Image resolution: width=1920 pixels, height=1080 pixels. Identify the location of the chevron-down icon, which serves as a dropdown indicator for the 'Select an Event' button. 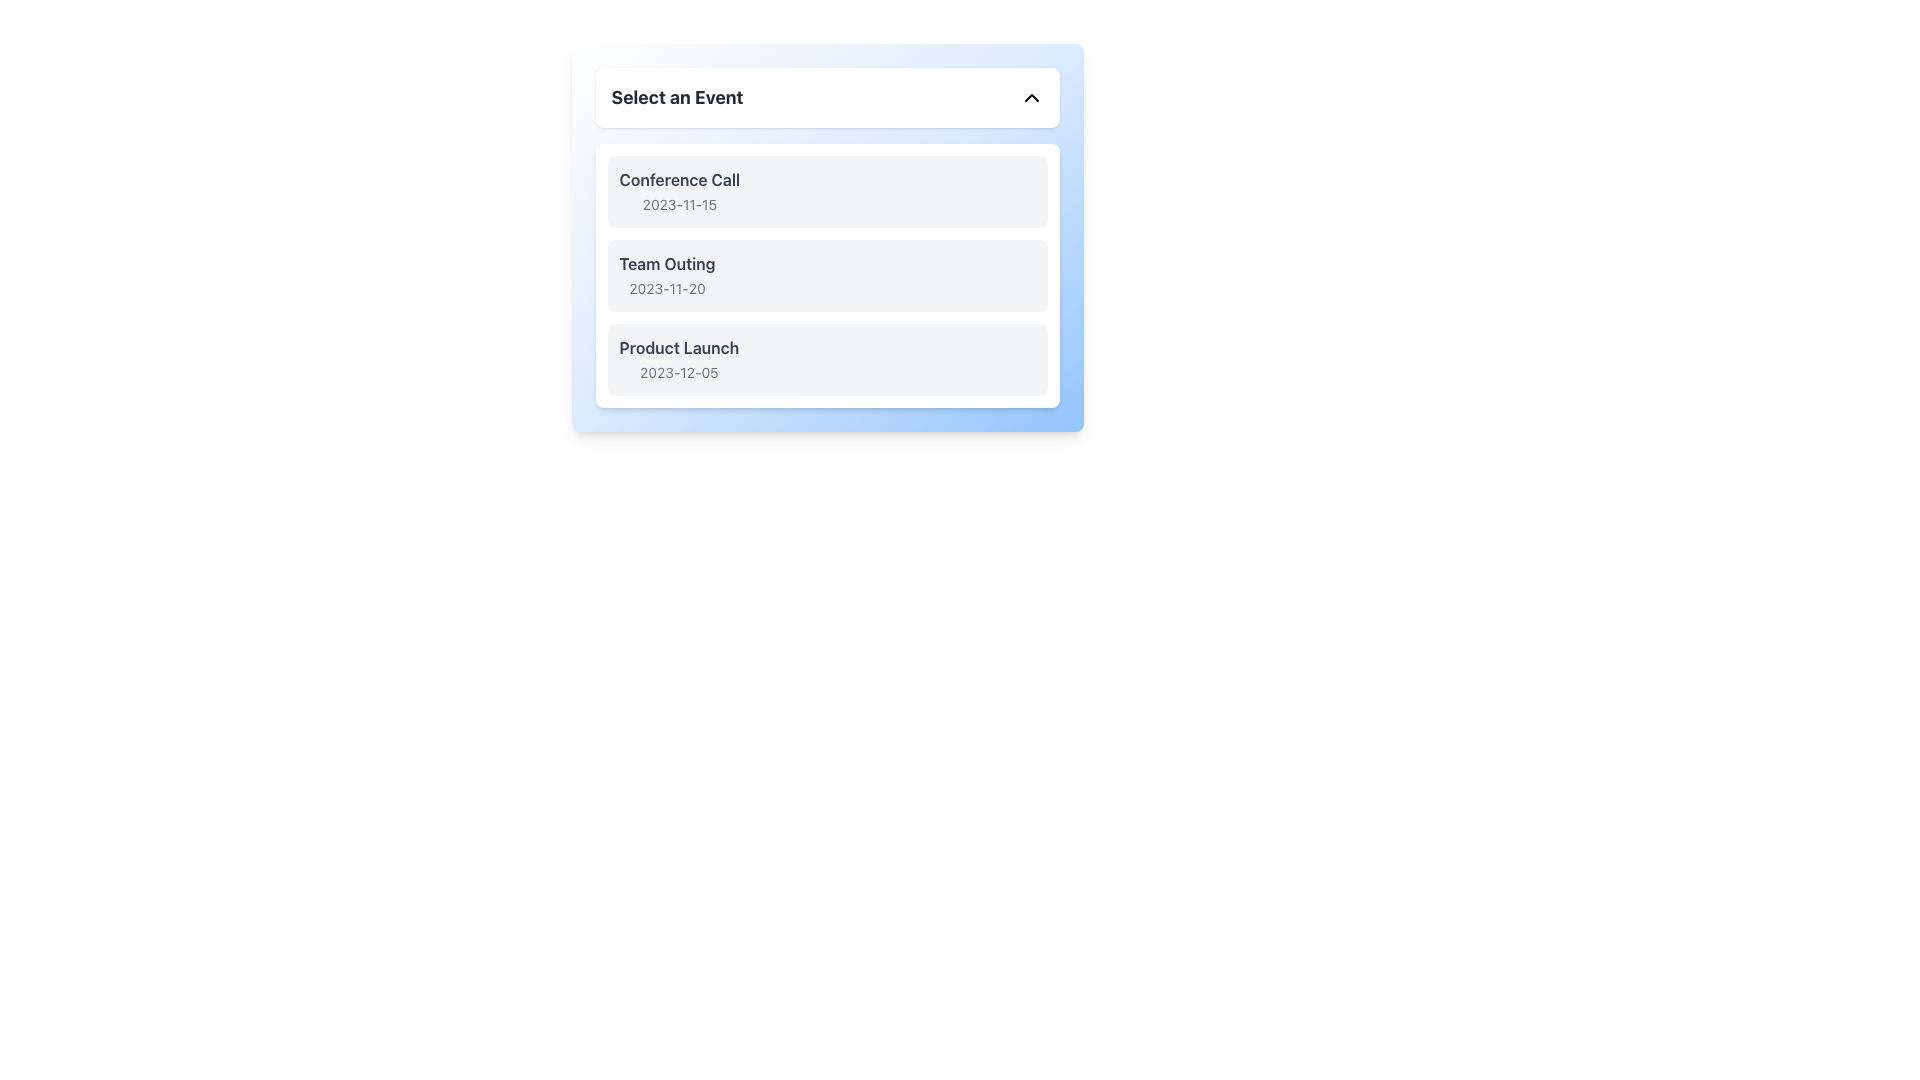
(1031, 97).